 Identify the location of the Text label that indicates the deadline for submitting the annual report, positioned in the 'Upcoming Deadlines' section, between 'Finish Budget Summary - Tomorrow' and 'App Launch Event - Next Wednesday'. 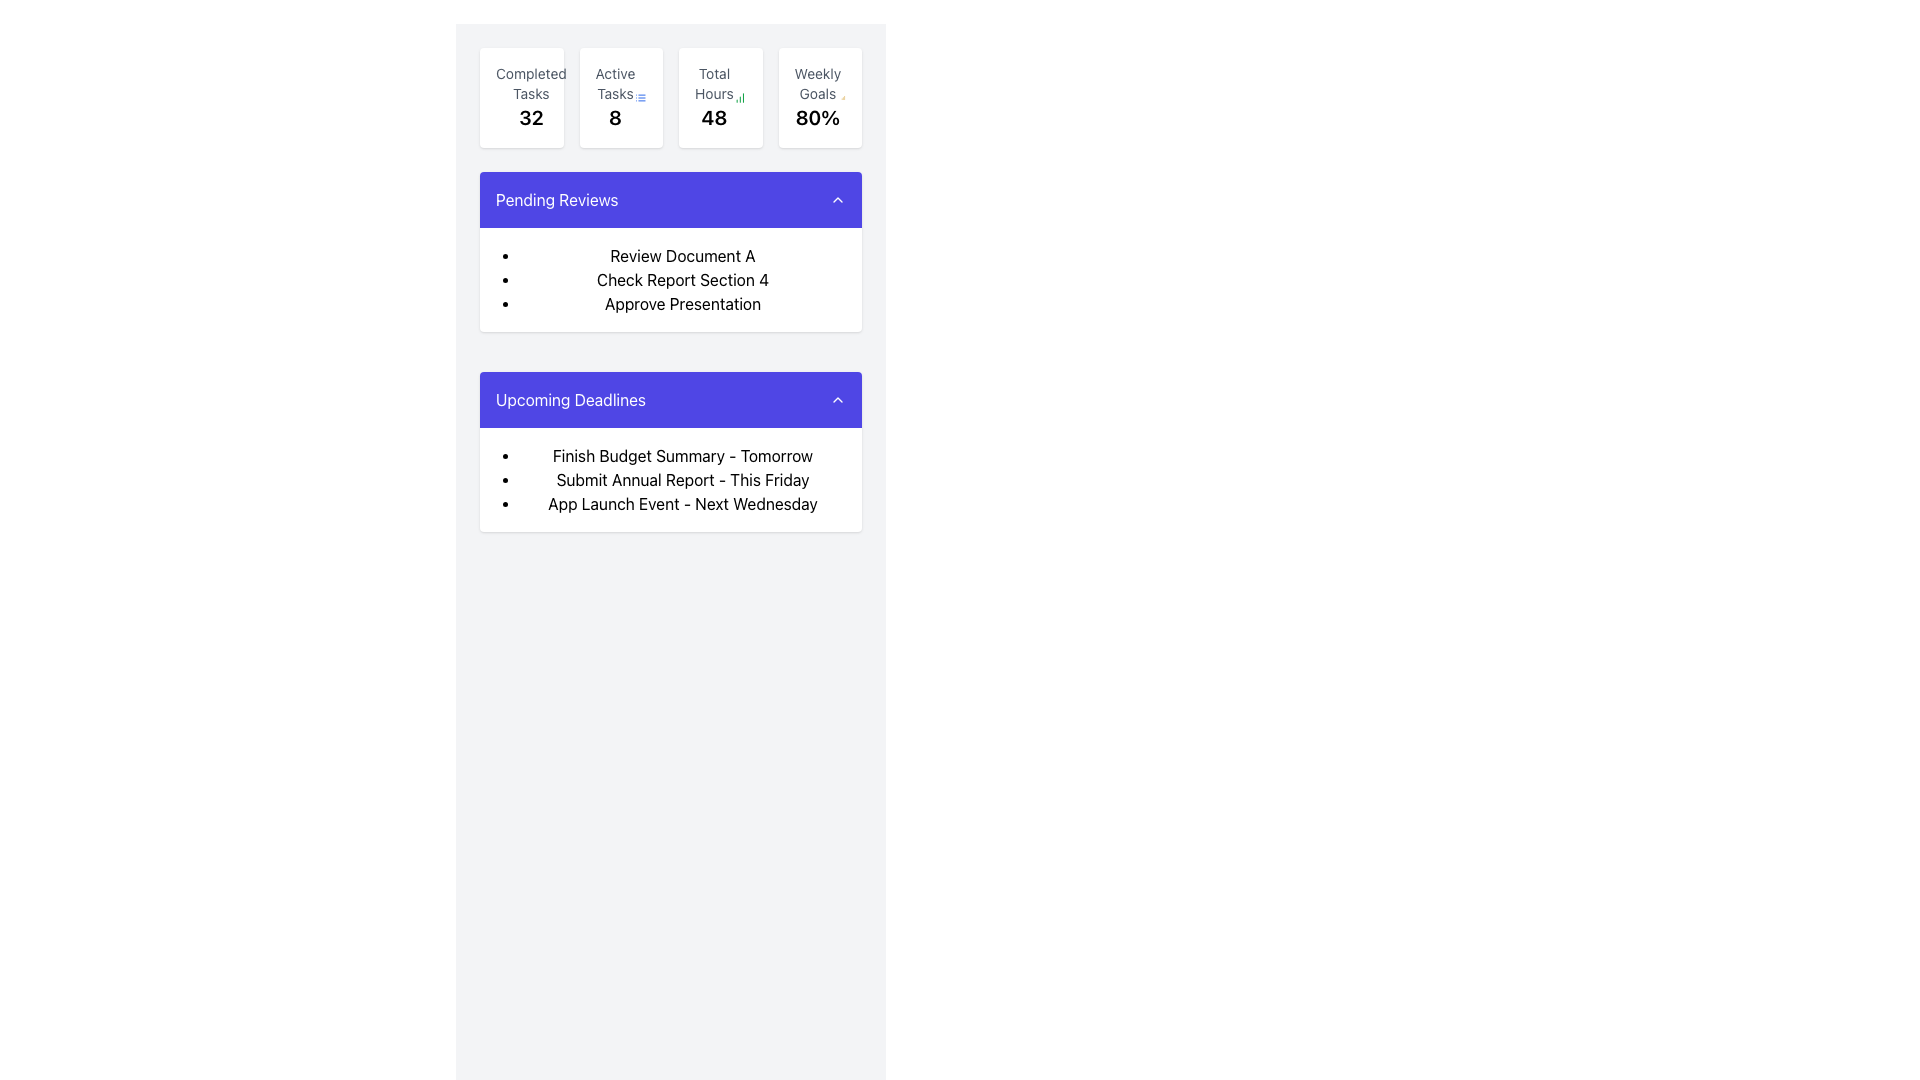
(682, 479).